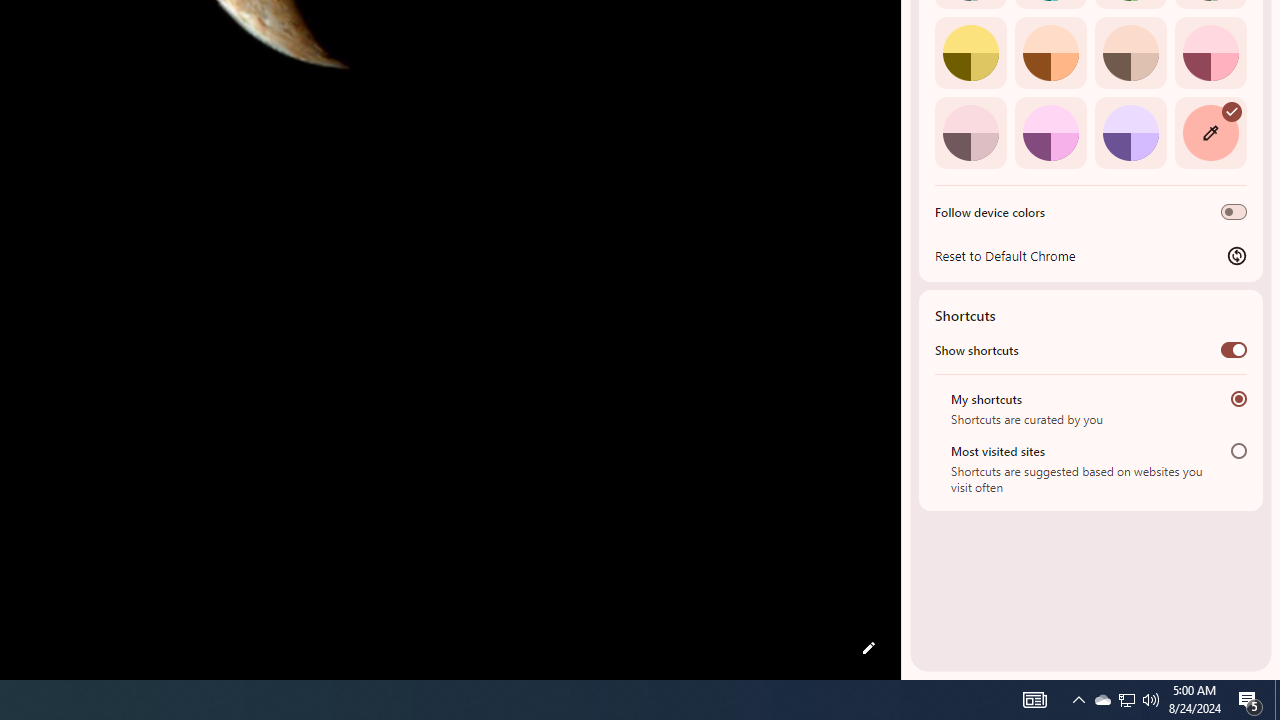 The image size is (1280, 720). What do you see at coordinates (1232, 348) in the screenshot?
I see `'Show shortcuts'` at bounding box center [1232, 348].